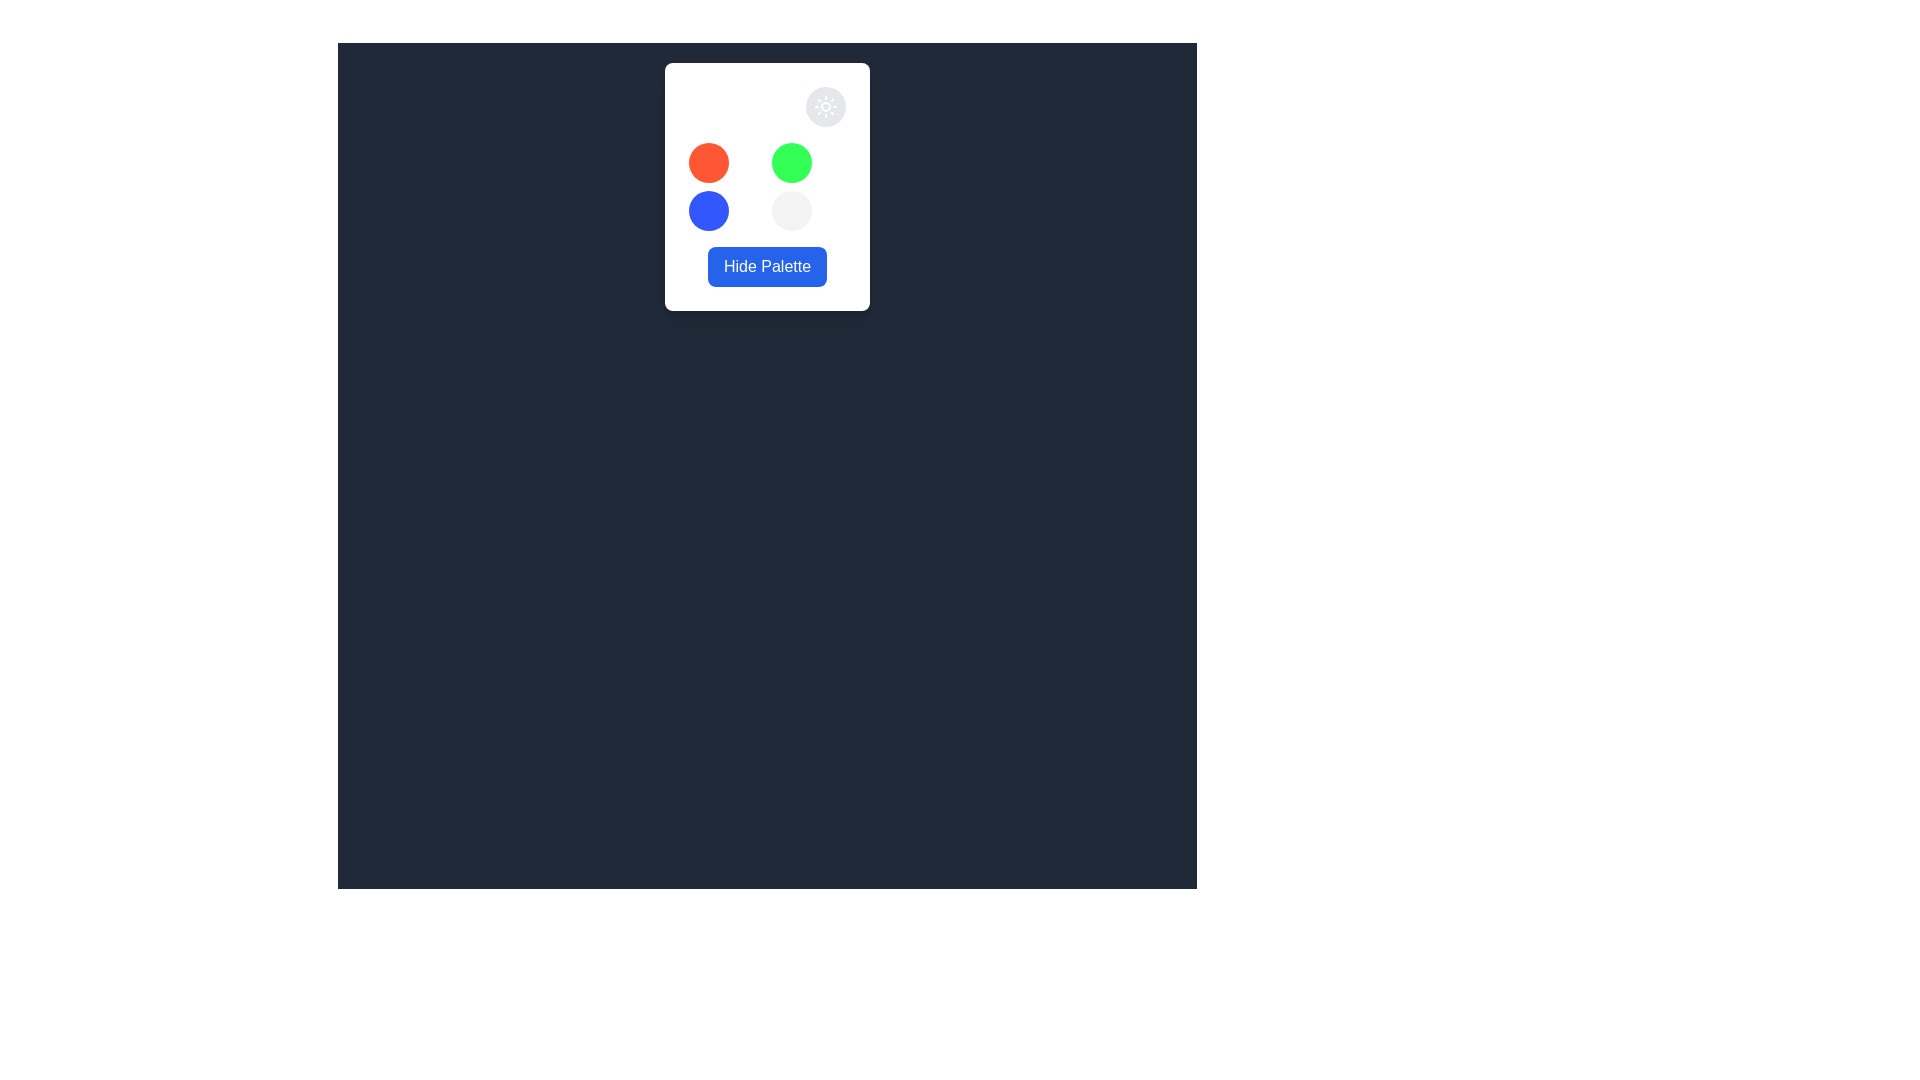 The width and height of the screenshot is (1920, 1080). What do you see at coordinates (766, 186) in the screenshot?
I see `the green circle in the grid layout for selectable color options located within the 'Select Theme' card above the 'Hide Palette' button` at bounding box center [766, 186].